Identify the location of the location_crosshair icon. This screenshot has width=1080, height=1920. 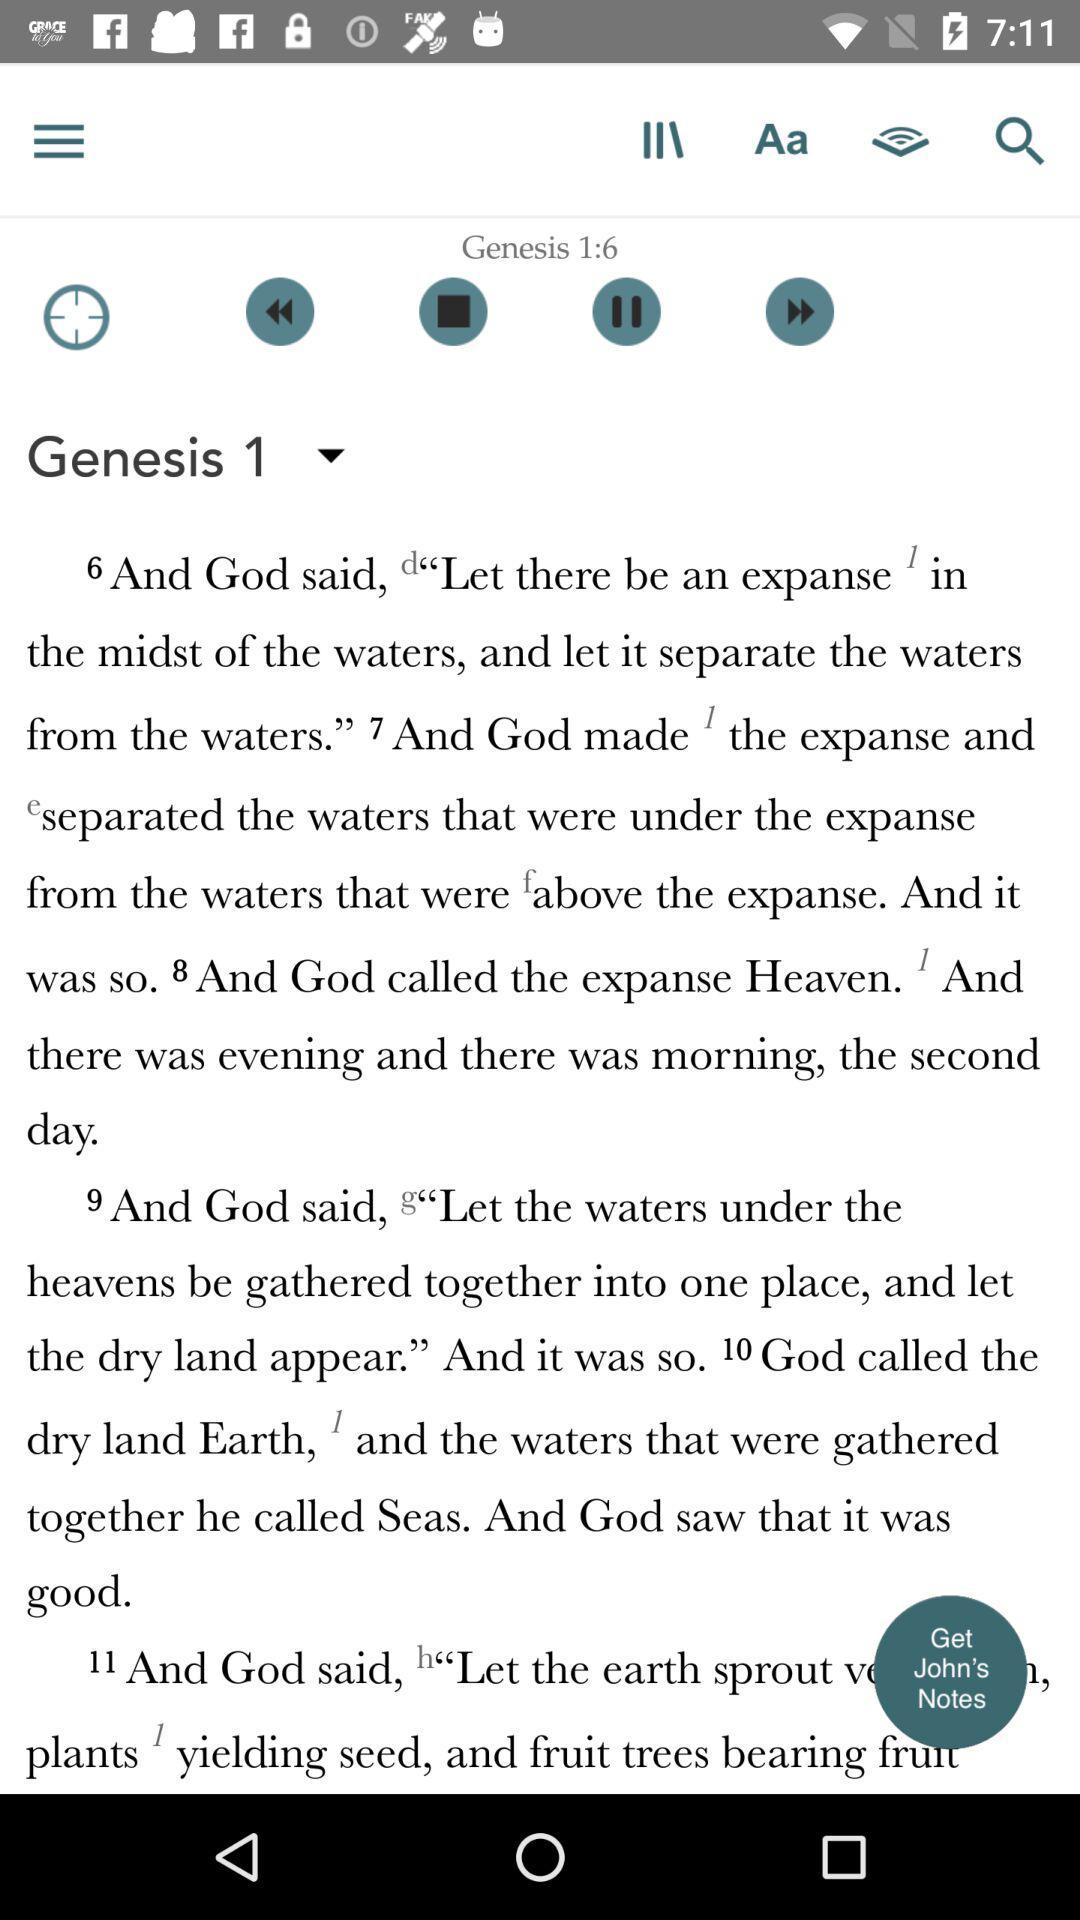
(75, 316).